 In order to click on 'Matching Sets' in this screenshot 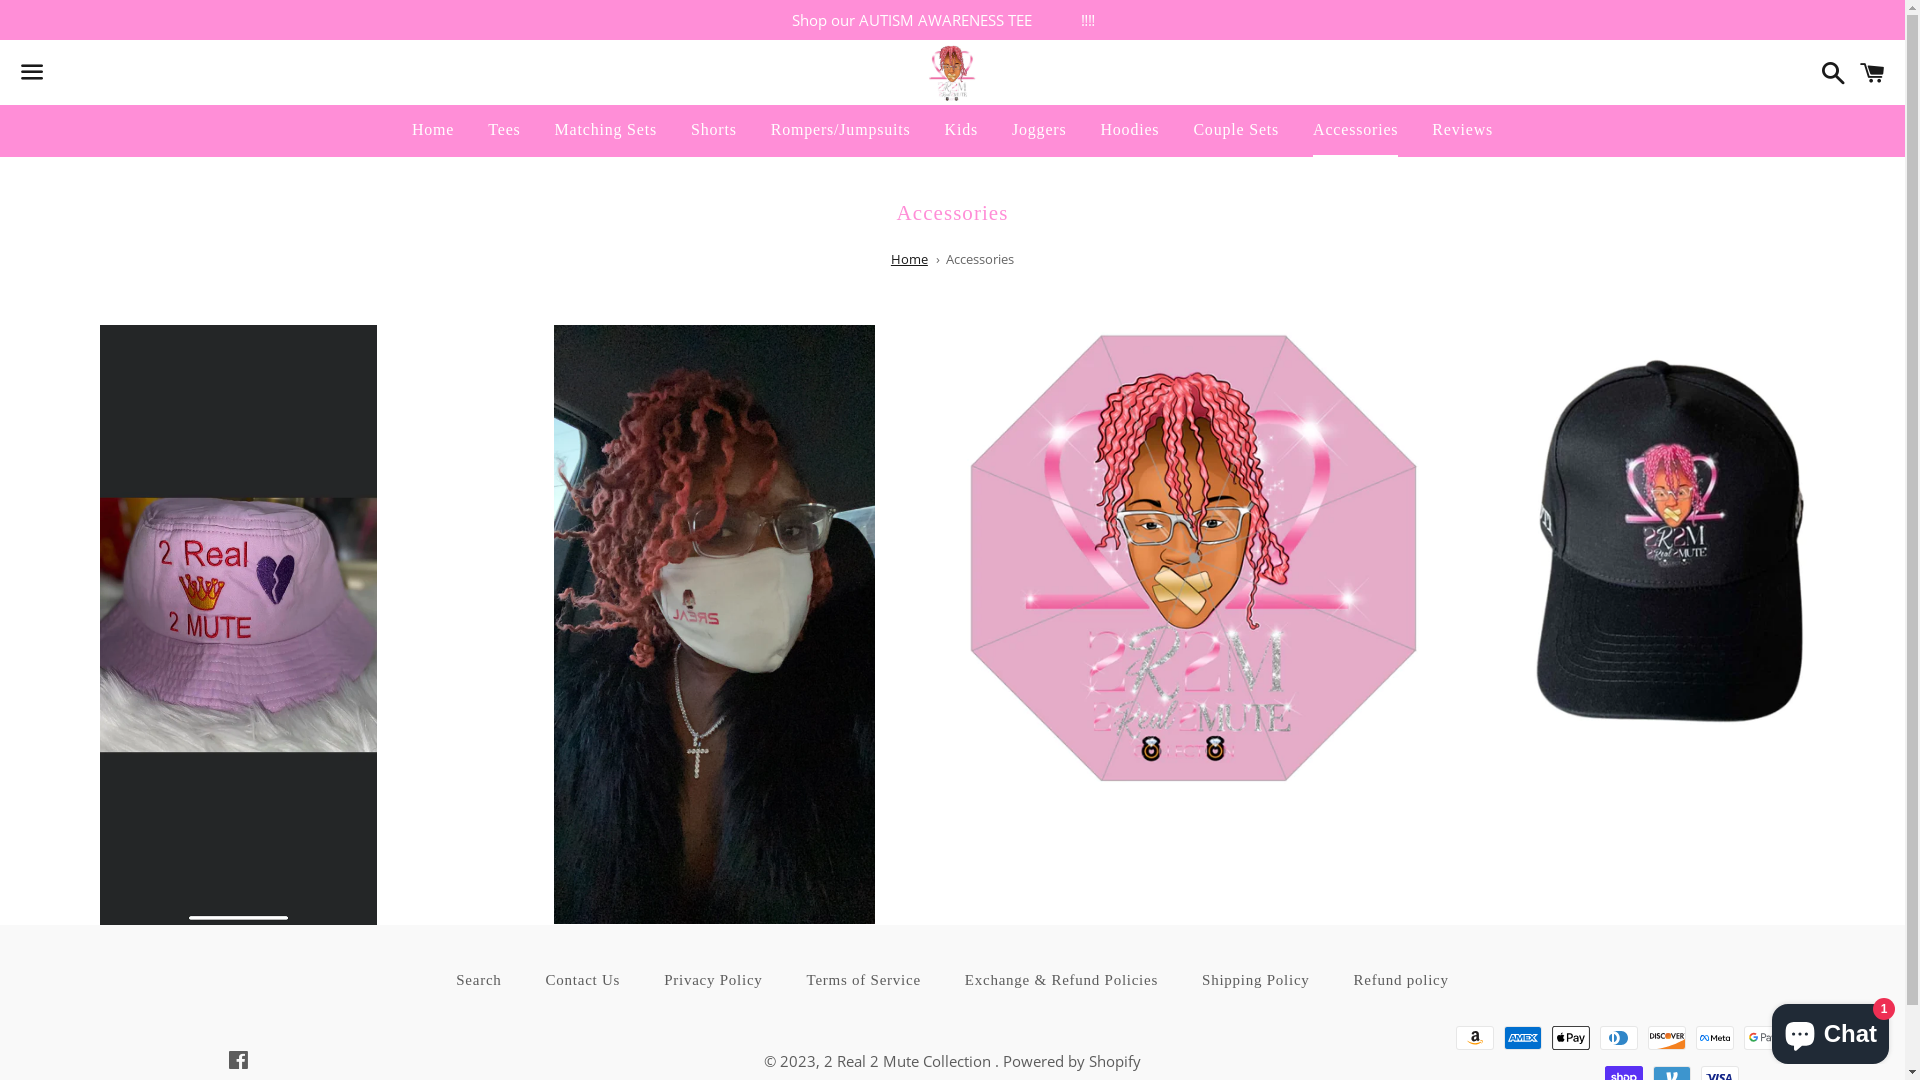, I will do `click(539, 130)`.